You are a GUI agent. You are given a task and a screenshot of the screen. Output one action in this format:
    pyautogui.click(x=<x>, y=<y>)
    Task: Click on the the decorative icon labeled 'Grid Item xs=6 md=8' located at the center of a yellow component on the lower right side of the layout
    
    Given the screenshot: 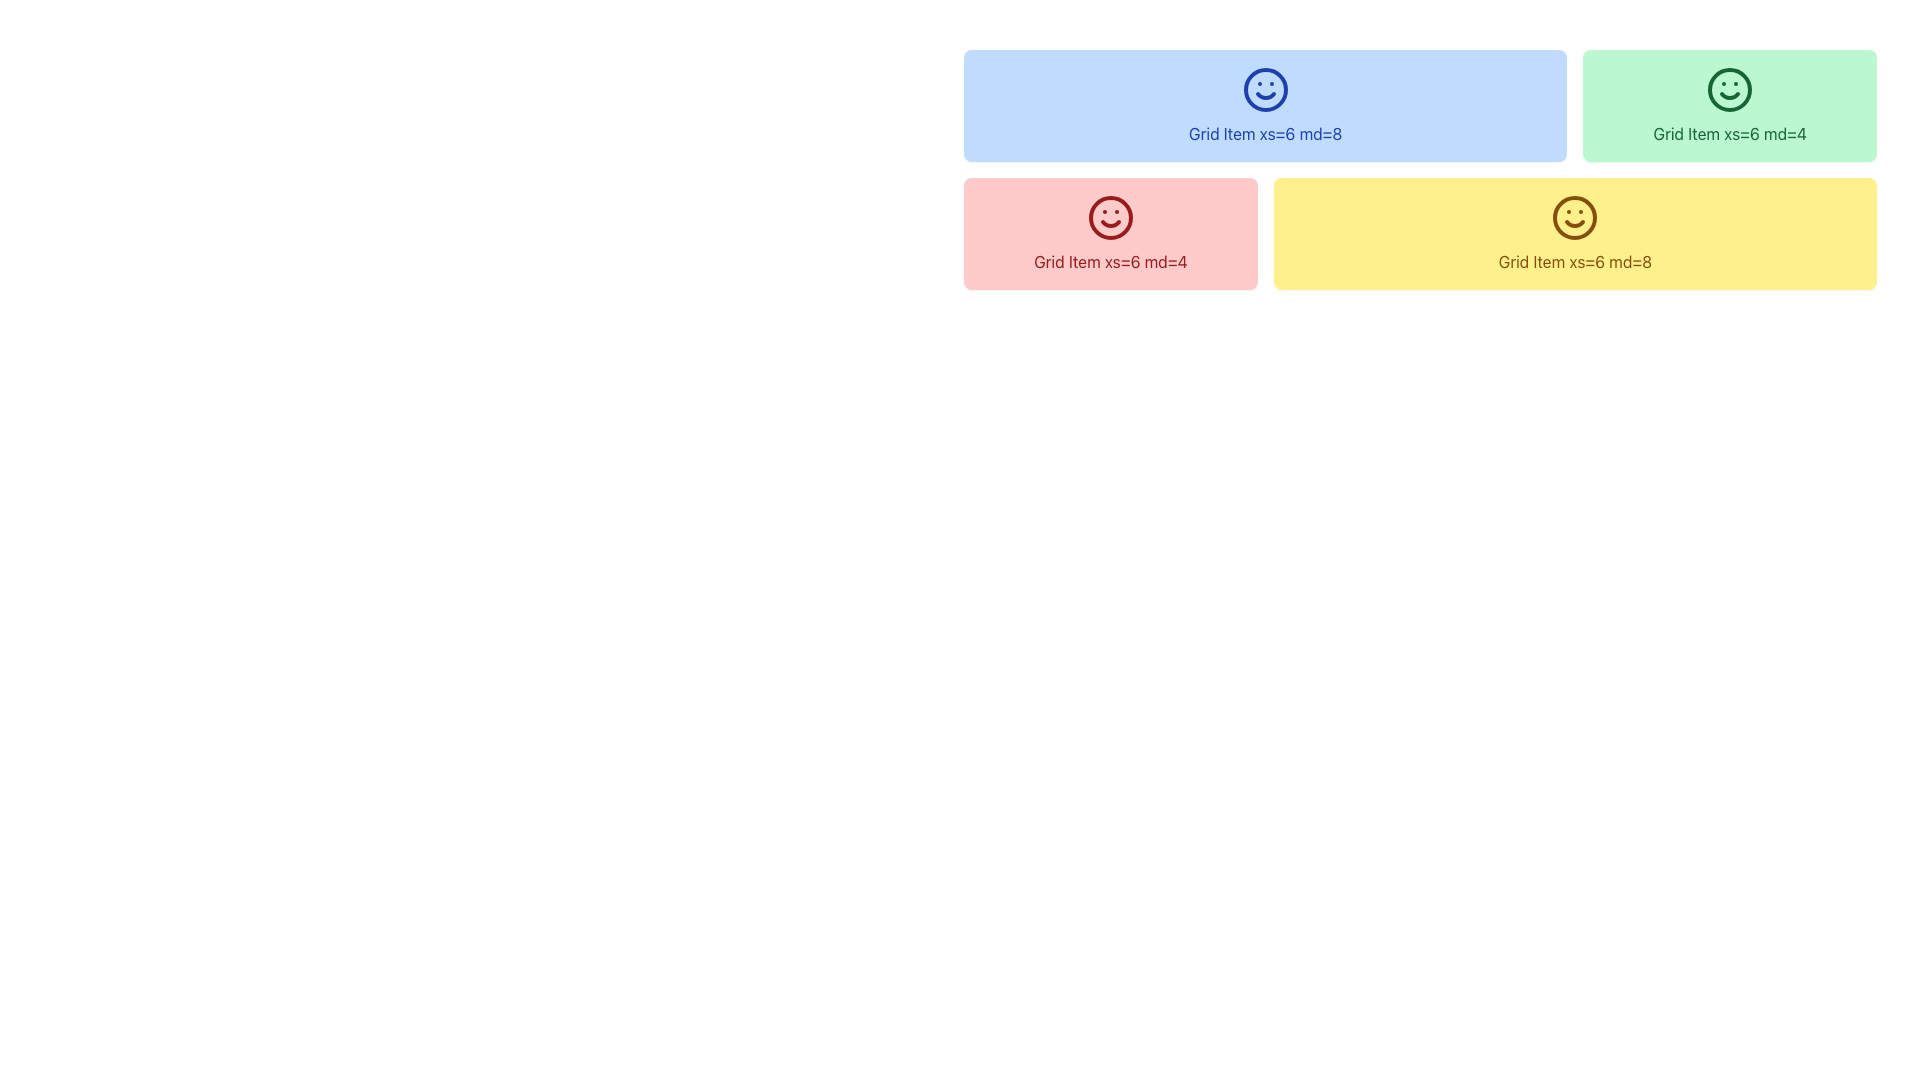 What is the action you would take?
    pyautogui.click(x=1574, y=218)
    